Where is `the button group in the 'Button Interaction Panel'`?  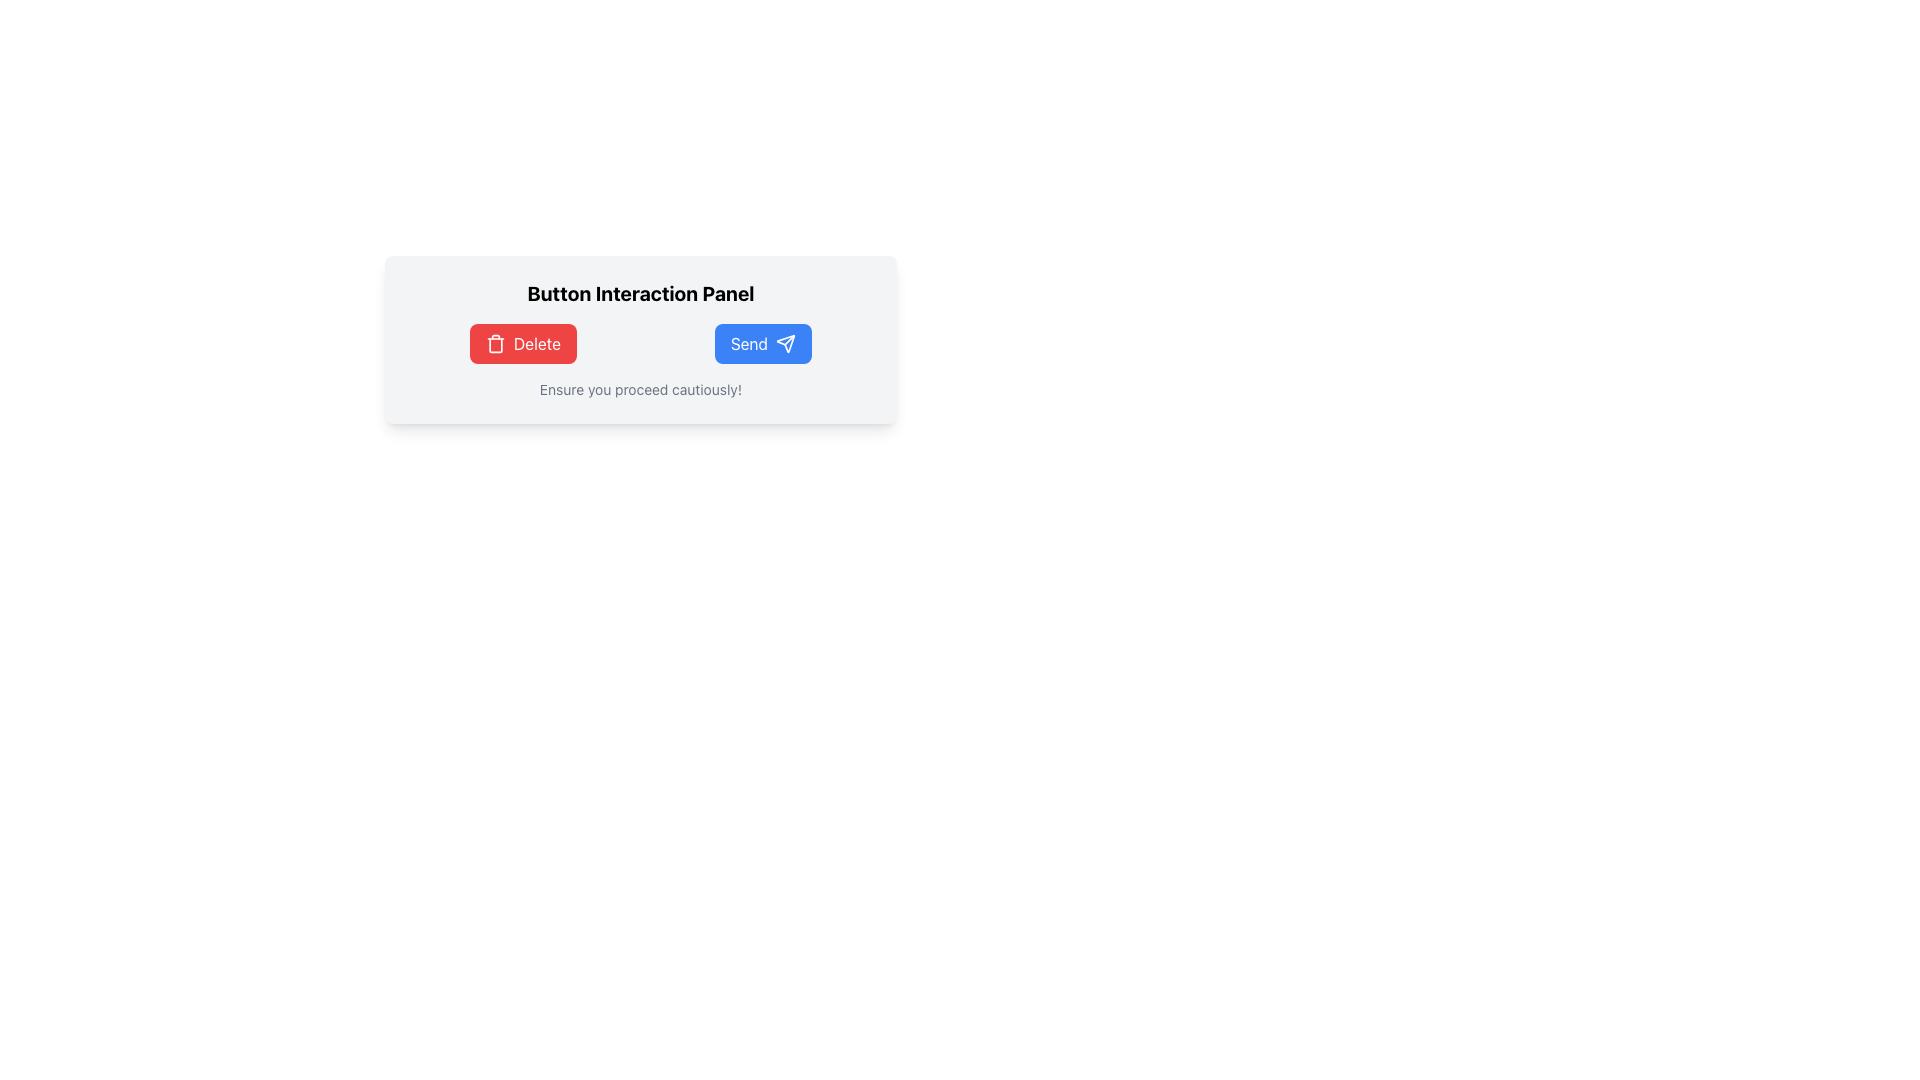 the button group in the 'Button Interaction Panel' is located at coordinates (641, 342).